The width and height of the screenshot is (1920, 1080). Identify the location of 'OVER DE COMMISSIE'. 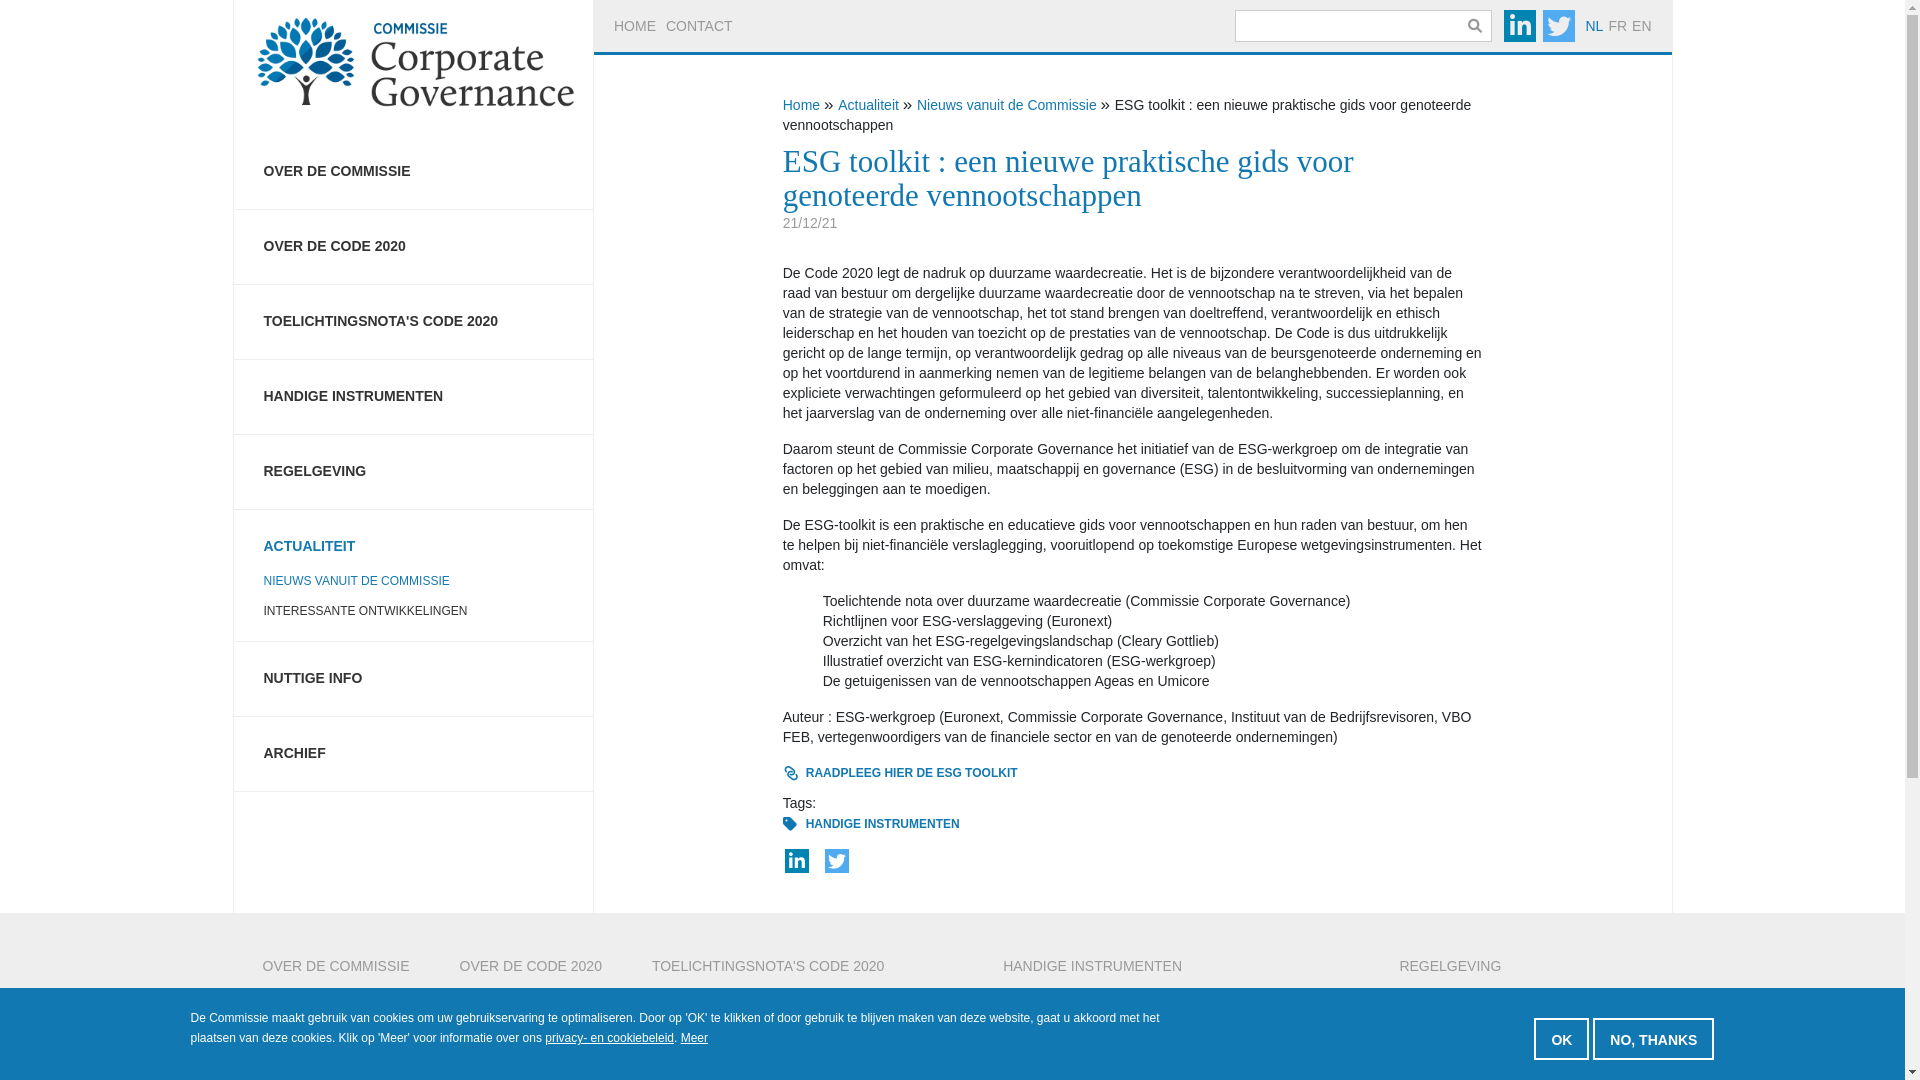
(412, 171).